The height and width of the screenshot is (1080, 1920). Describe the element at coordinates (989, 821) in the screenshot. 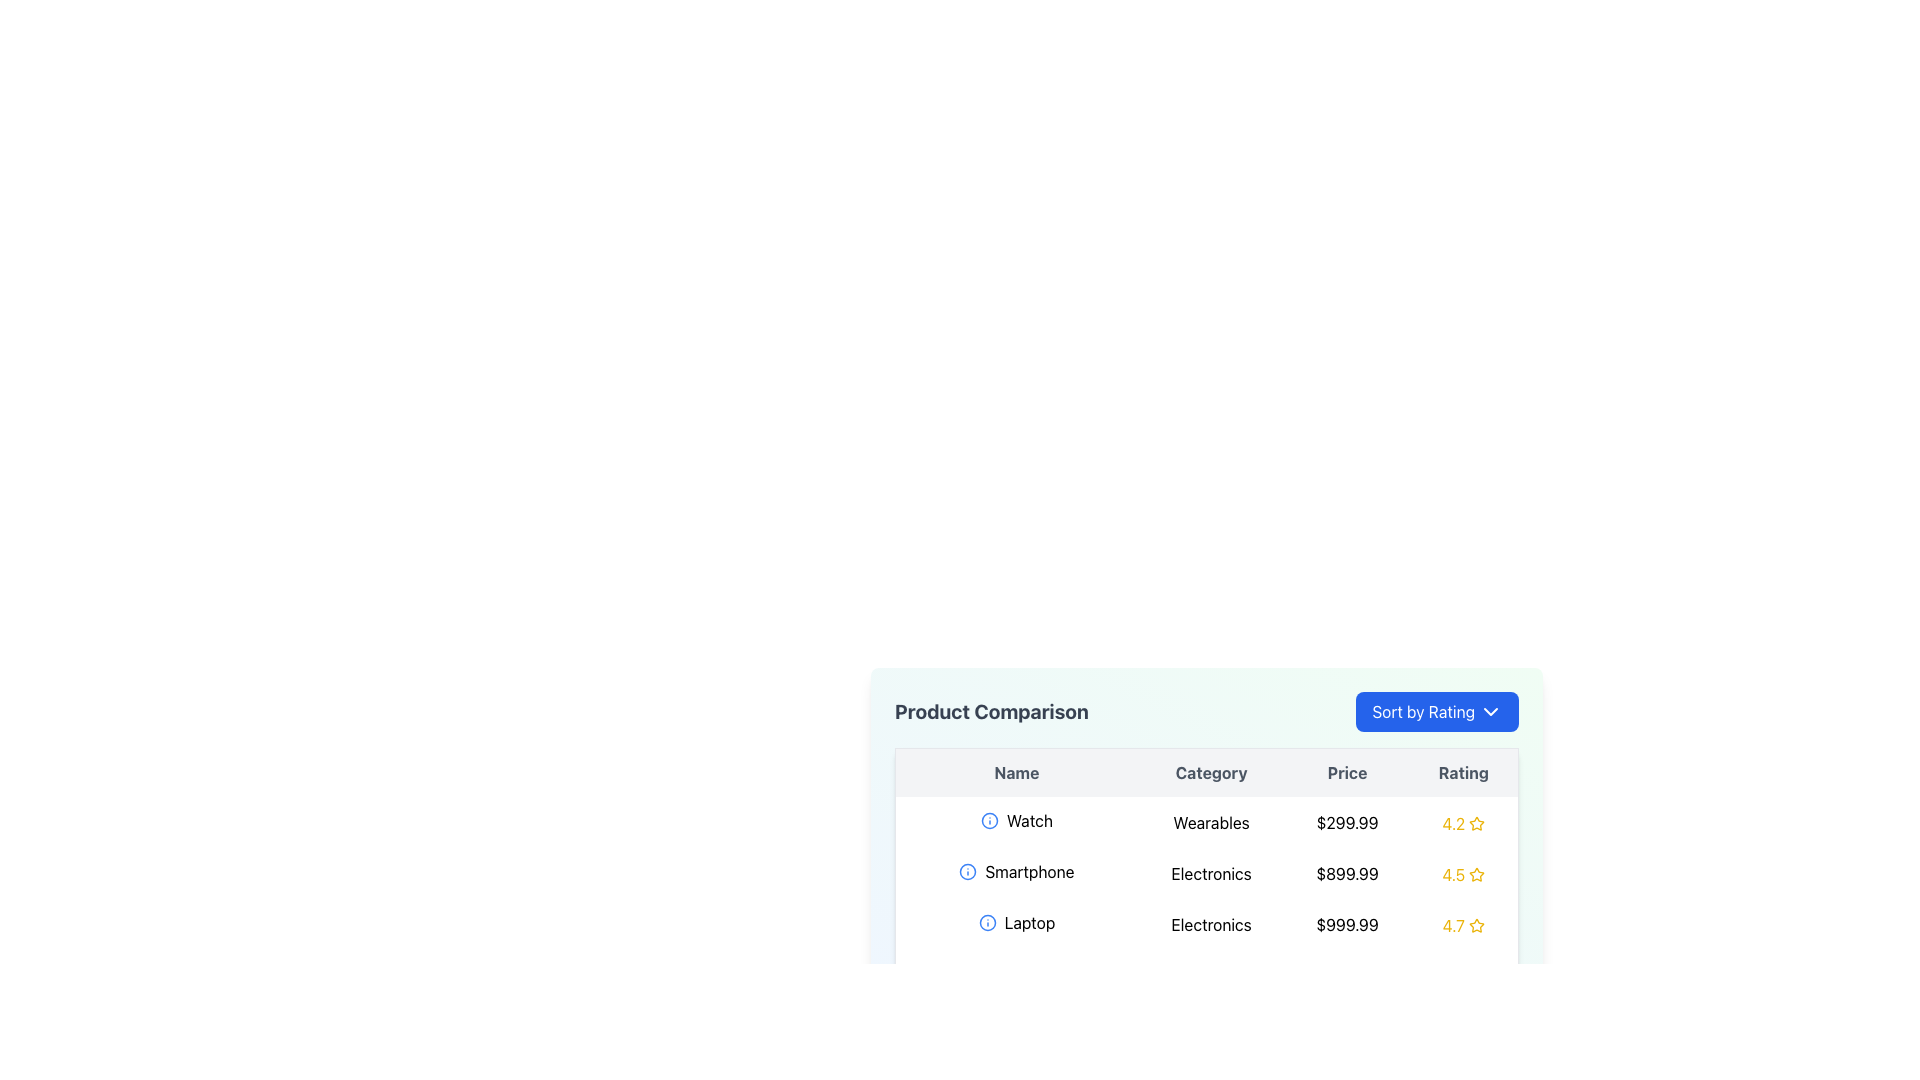

I see `the info icon, a small circular blue icon with a white 'i' inside, located to the left of the 'Watch' text in the table row for the product 'Watch'` at that location.